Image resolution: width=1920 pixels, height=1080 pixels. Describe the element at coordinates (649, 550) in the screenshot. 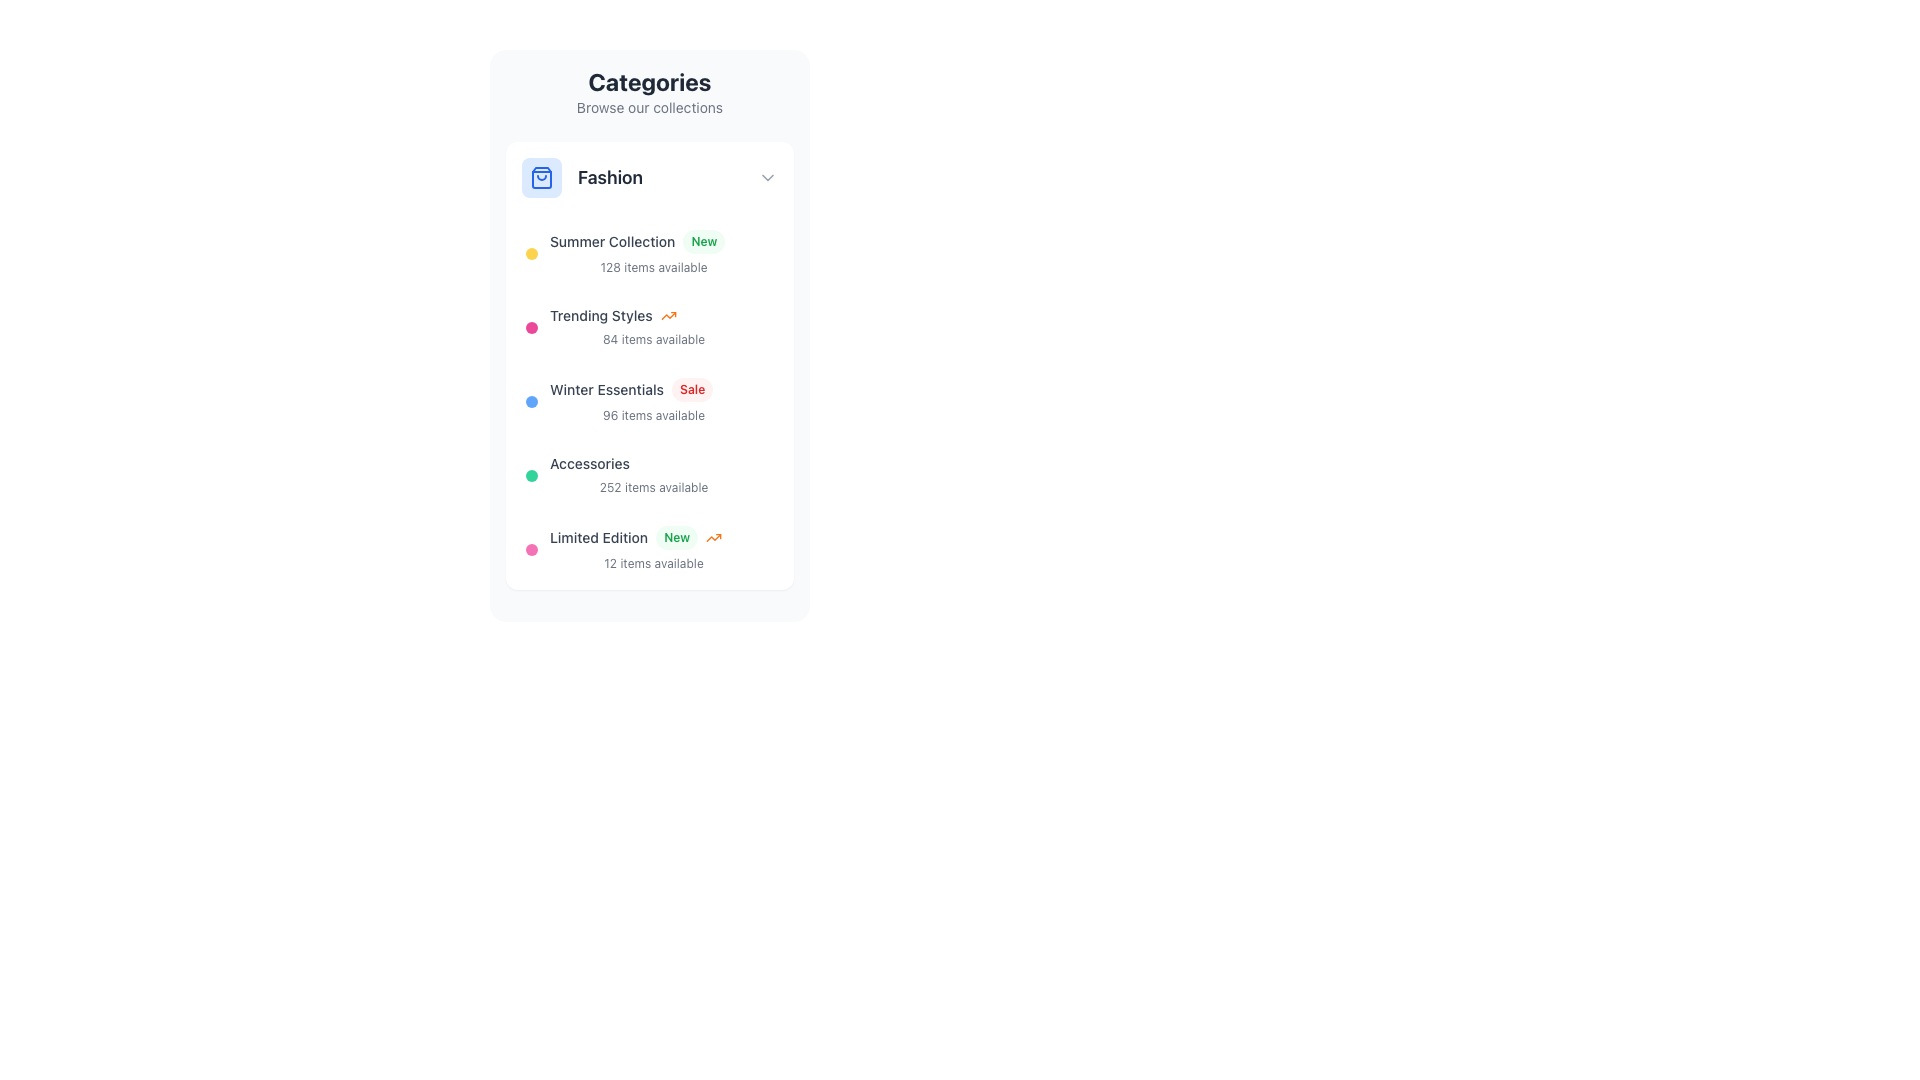

I see `the list item labeled 'Limited Edition' with the 'New' label styled in green, which is the last item in the 'Fashion' section` at that location.